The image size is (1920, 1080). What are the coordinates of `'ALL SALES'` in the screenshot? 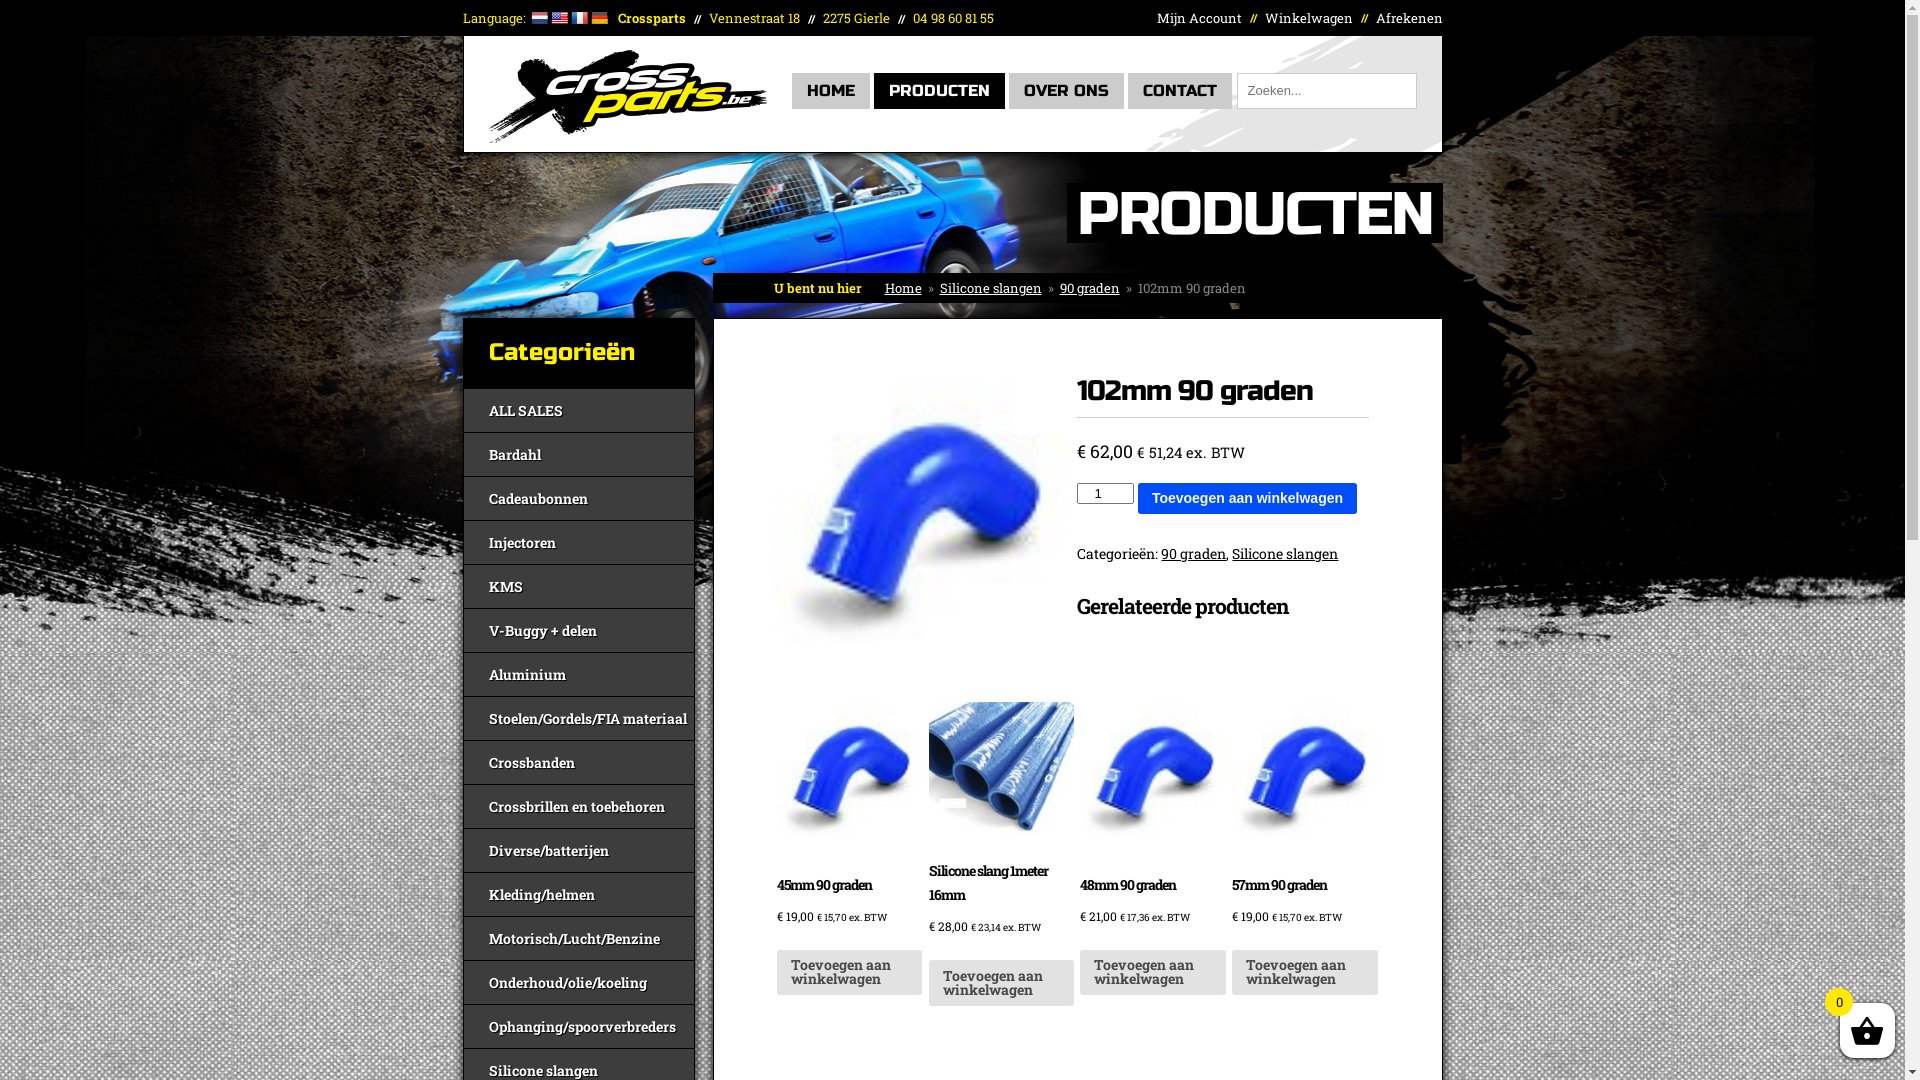 It's located at (578, 408).